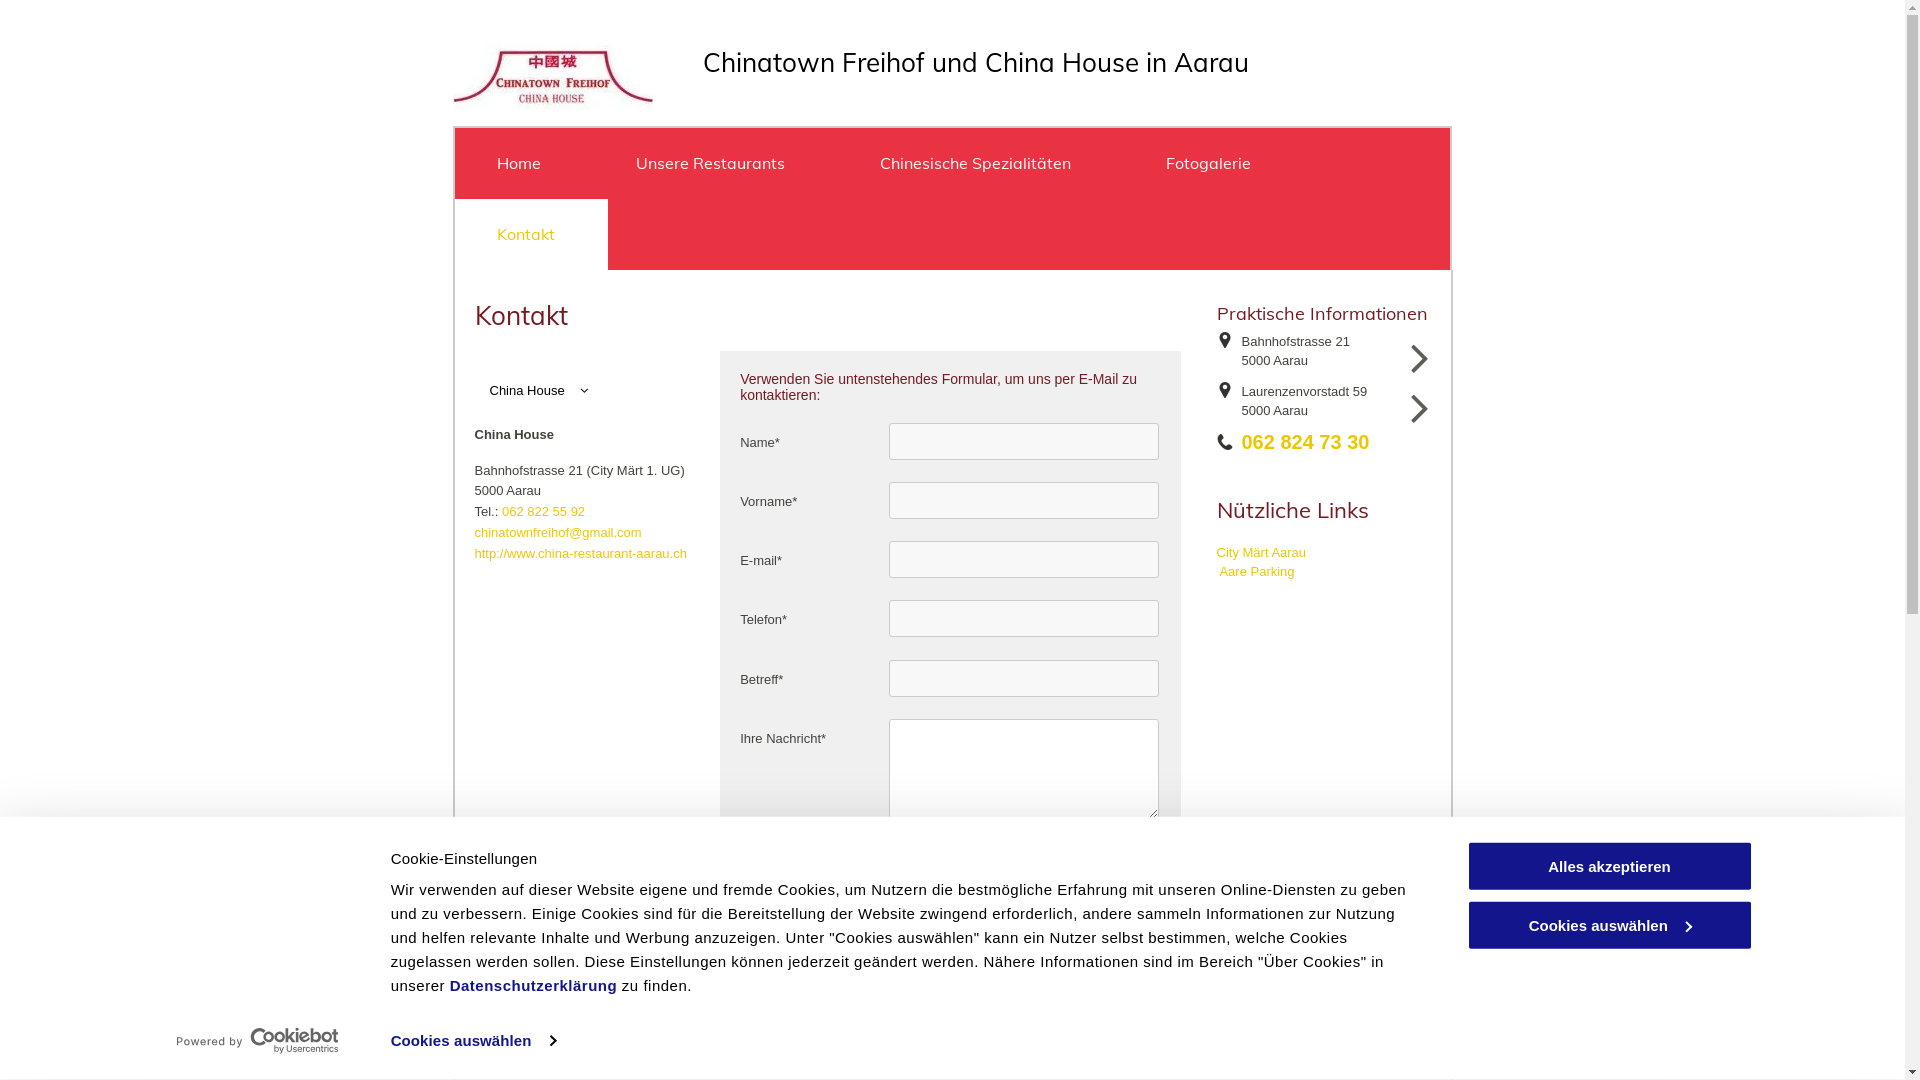 This screenshot has width=1920, height=1080. Describe the element at coordinates (1241, 441) in the screenshot. I see `'062 824 73 30'` at that location.